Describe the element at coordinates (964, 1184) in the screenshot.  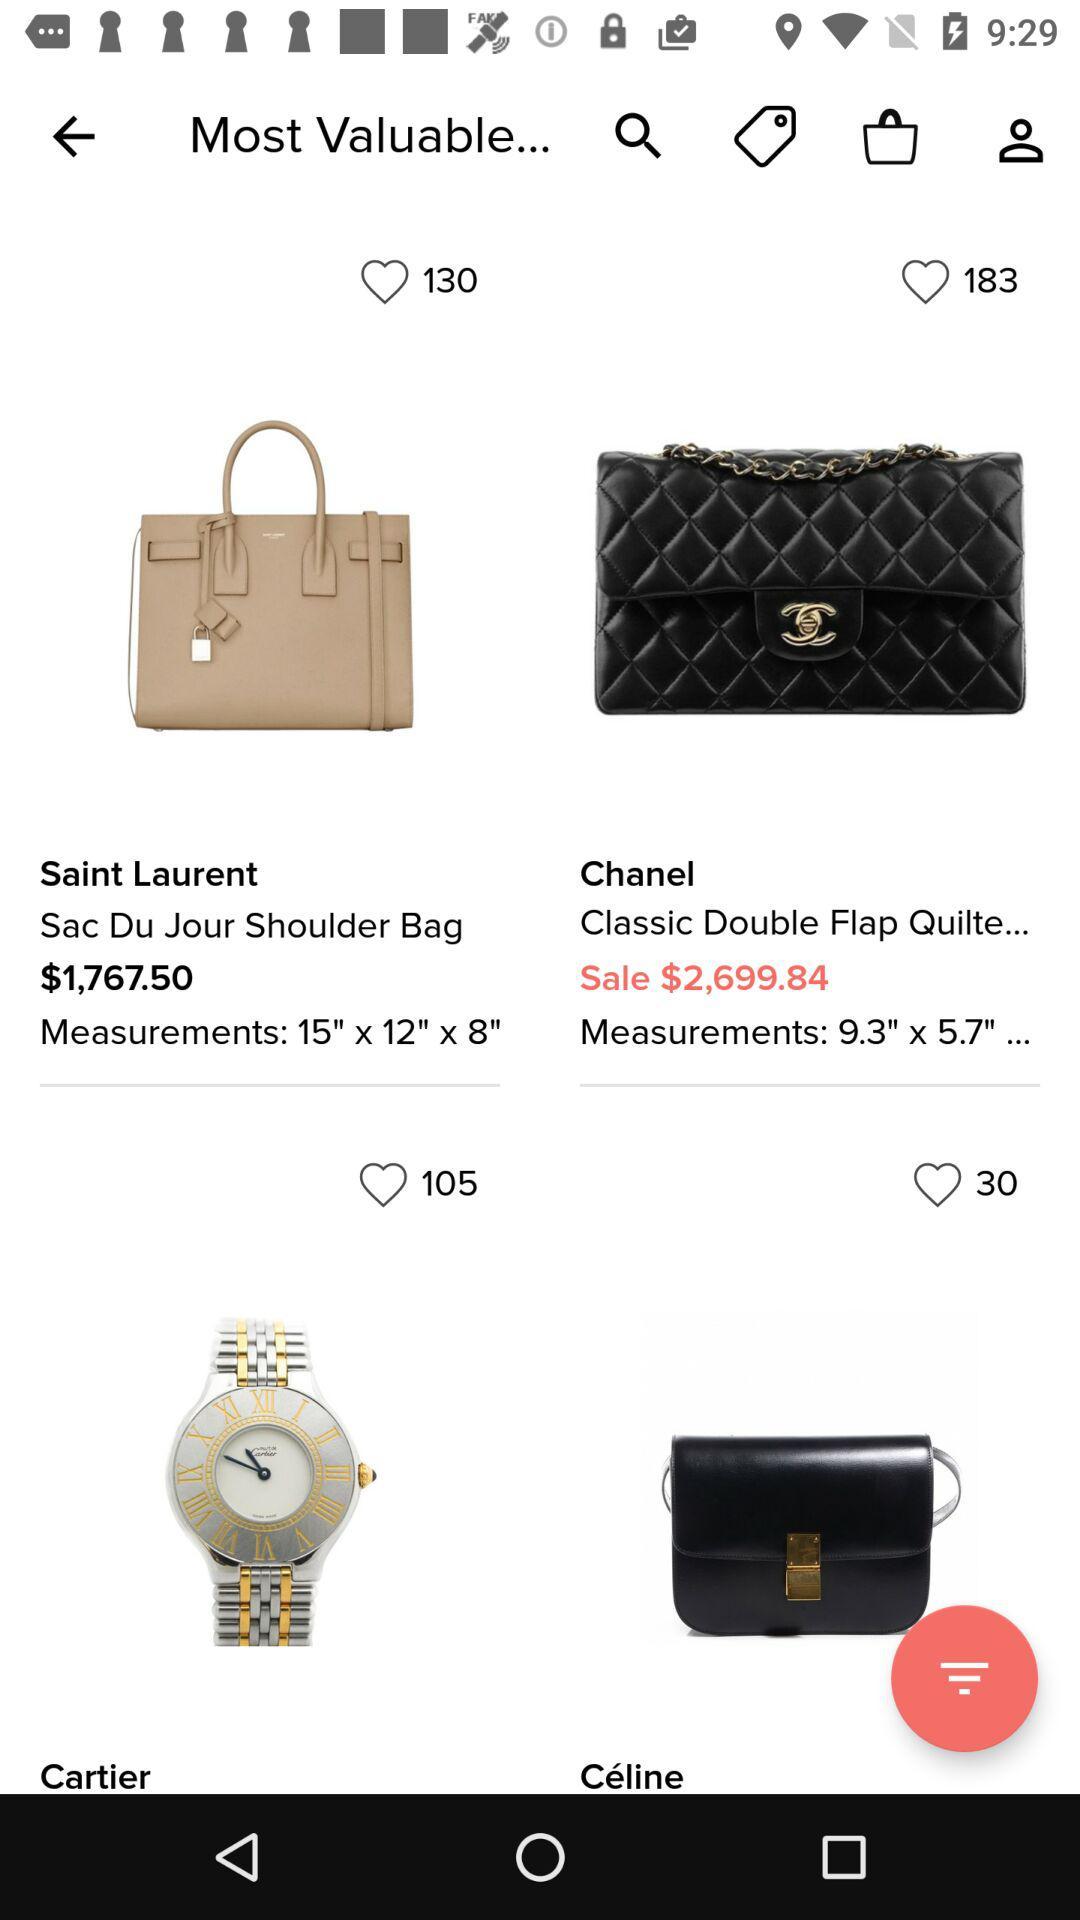
I see `30 item` at that location.